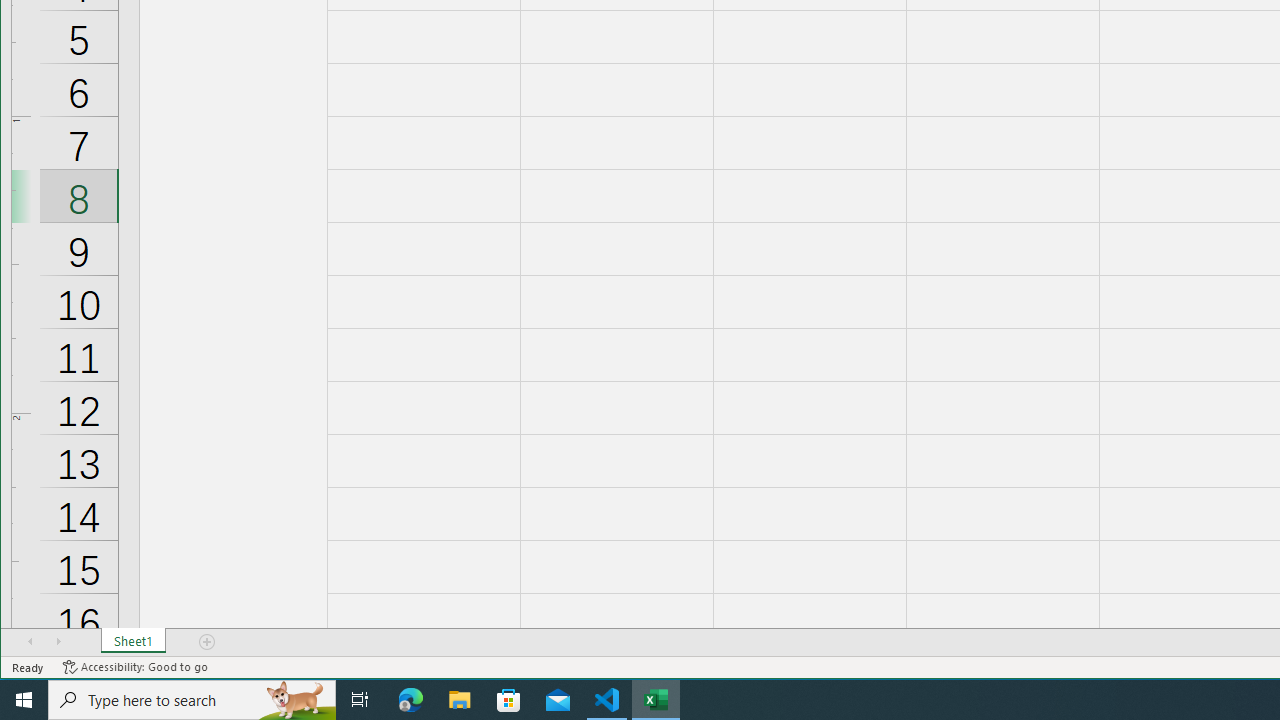 Image resolution: width=1280 pixels, height=720 pixels. Describe the element at coordinates (656, 698) in the screenshot. I see `'Excel - 1 running window'` at that location.